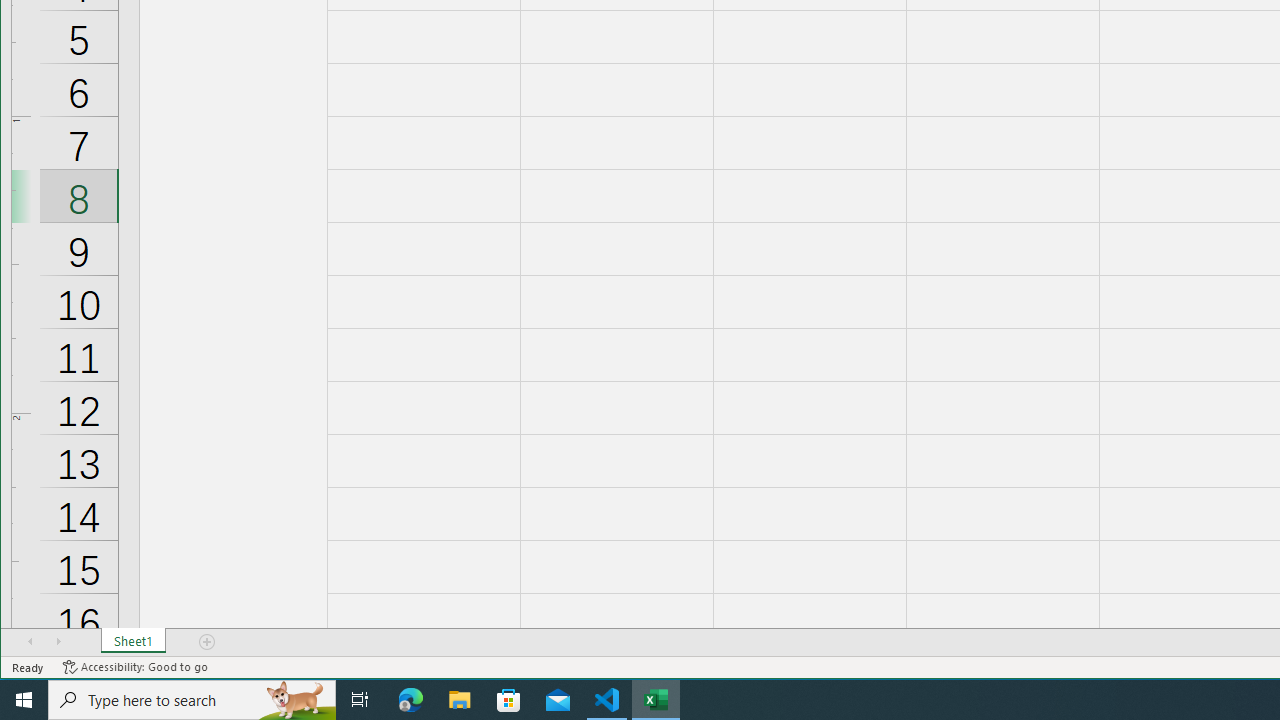 Image resolution: width=1280 pixels, height=720 pixels. Describe the element at coordinates (656, 698) in the screenshot. I see `'Excel - 1 running window'` at that location.